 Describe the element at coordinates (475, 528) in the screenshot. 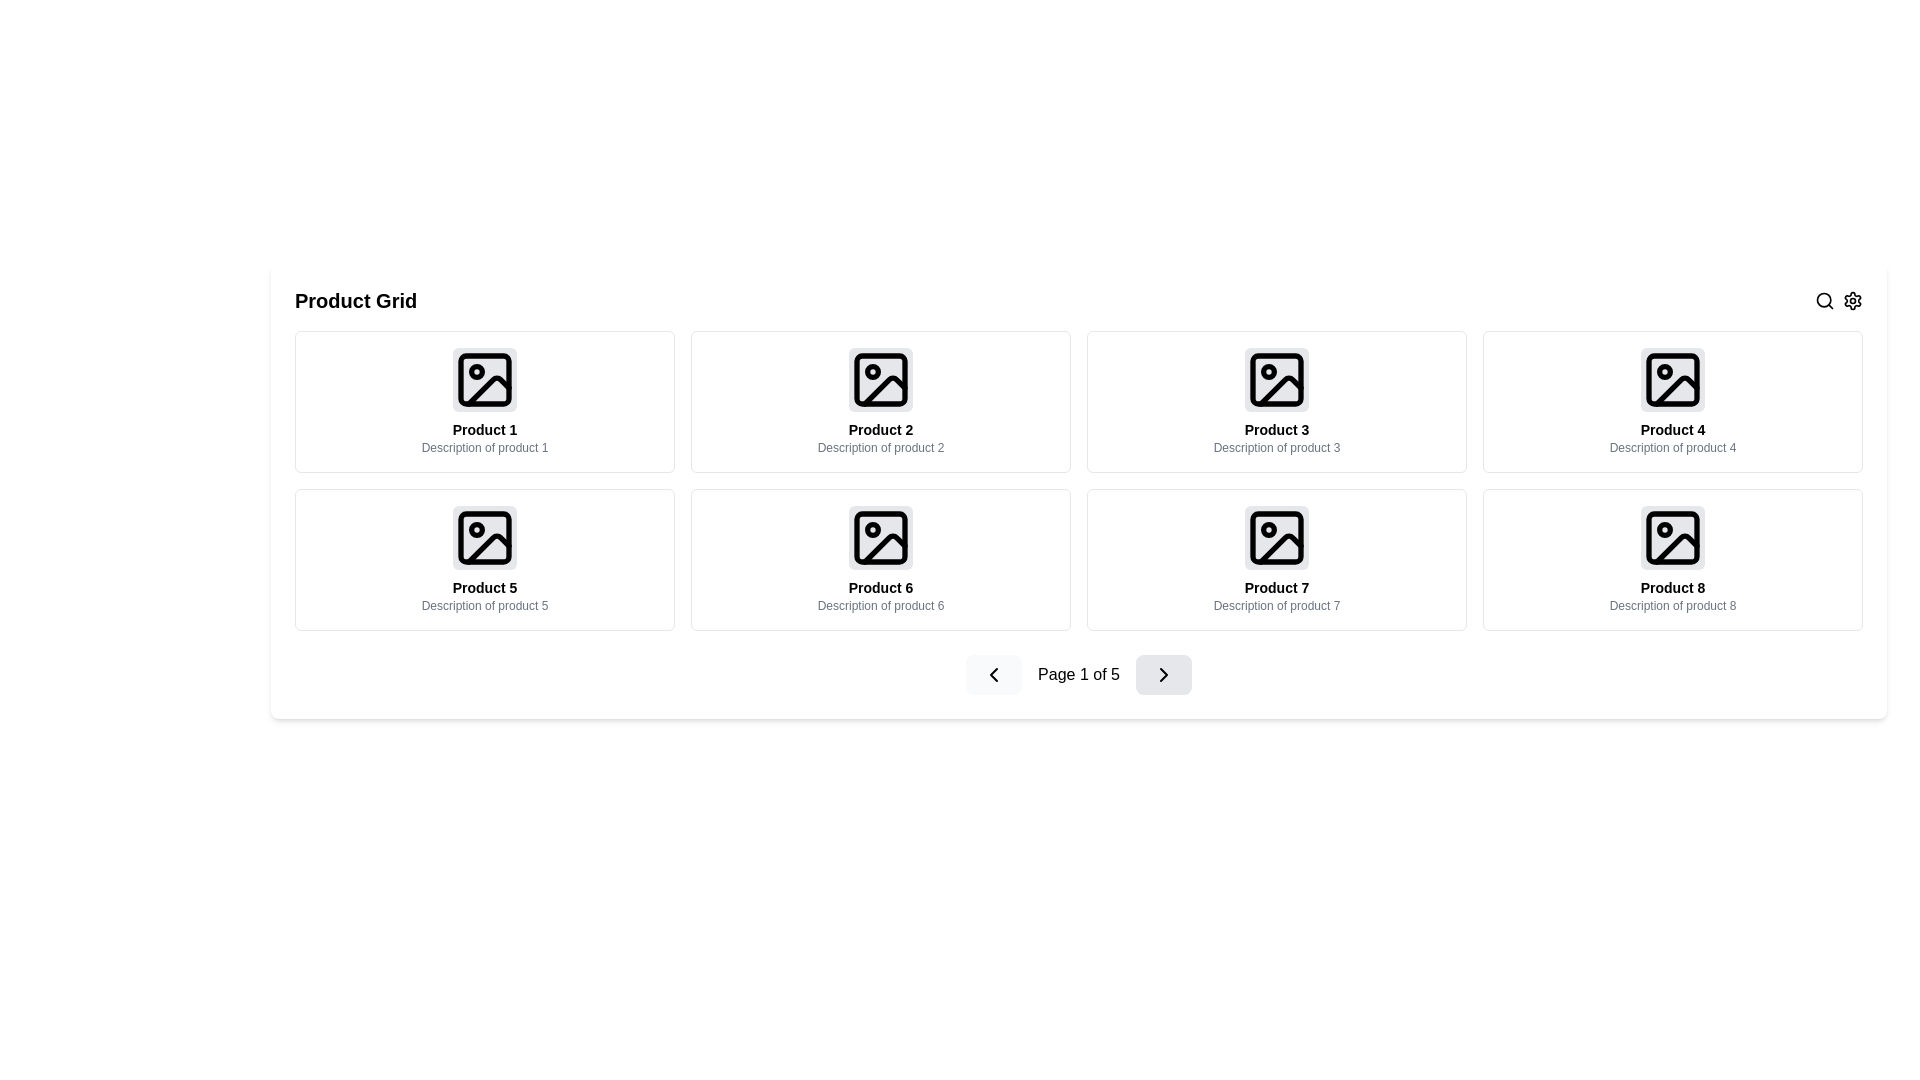

I see `the Graphical Decoration element located near the center-left of the image icon in the product card labeled 'Product 5', positioned in the second row and first column of the product grid` at that location.